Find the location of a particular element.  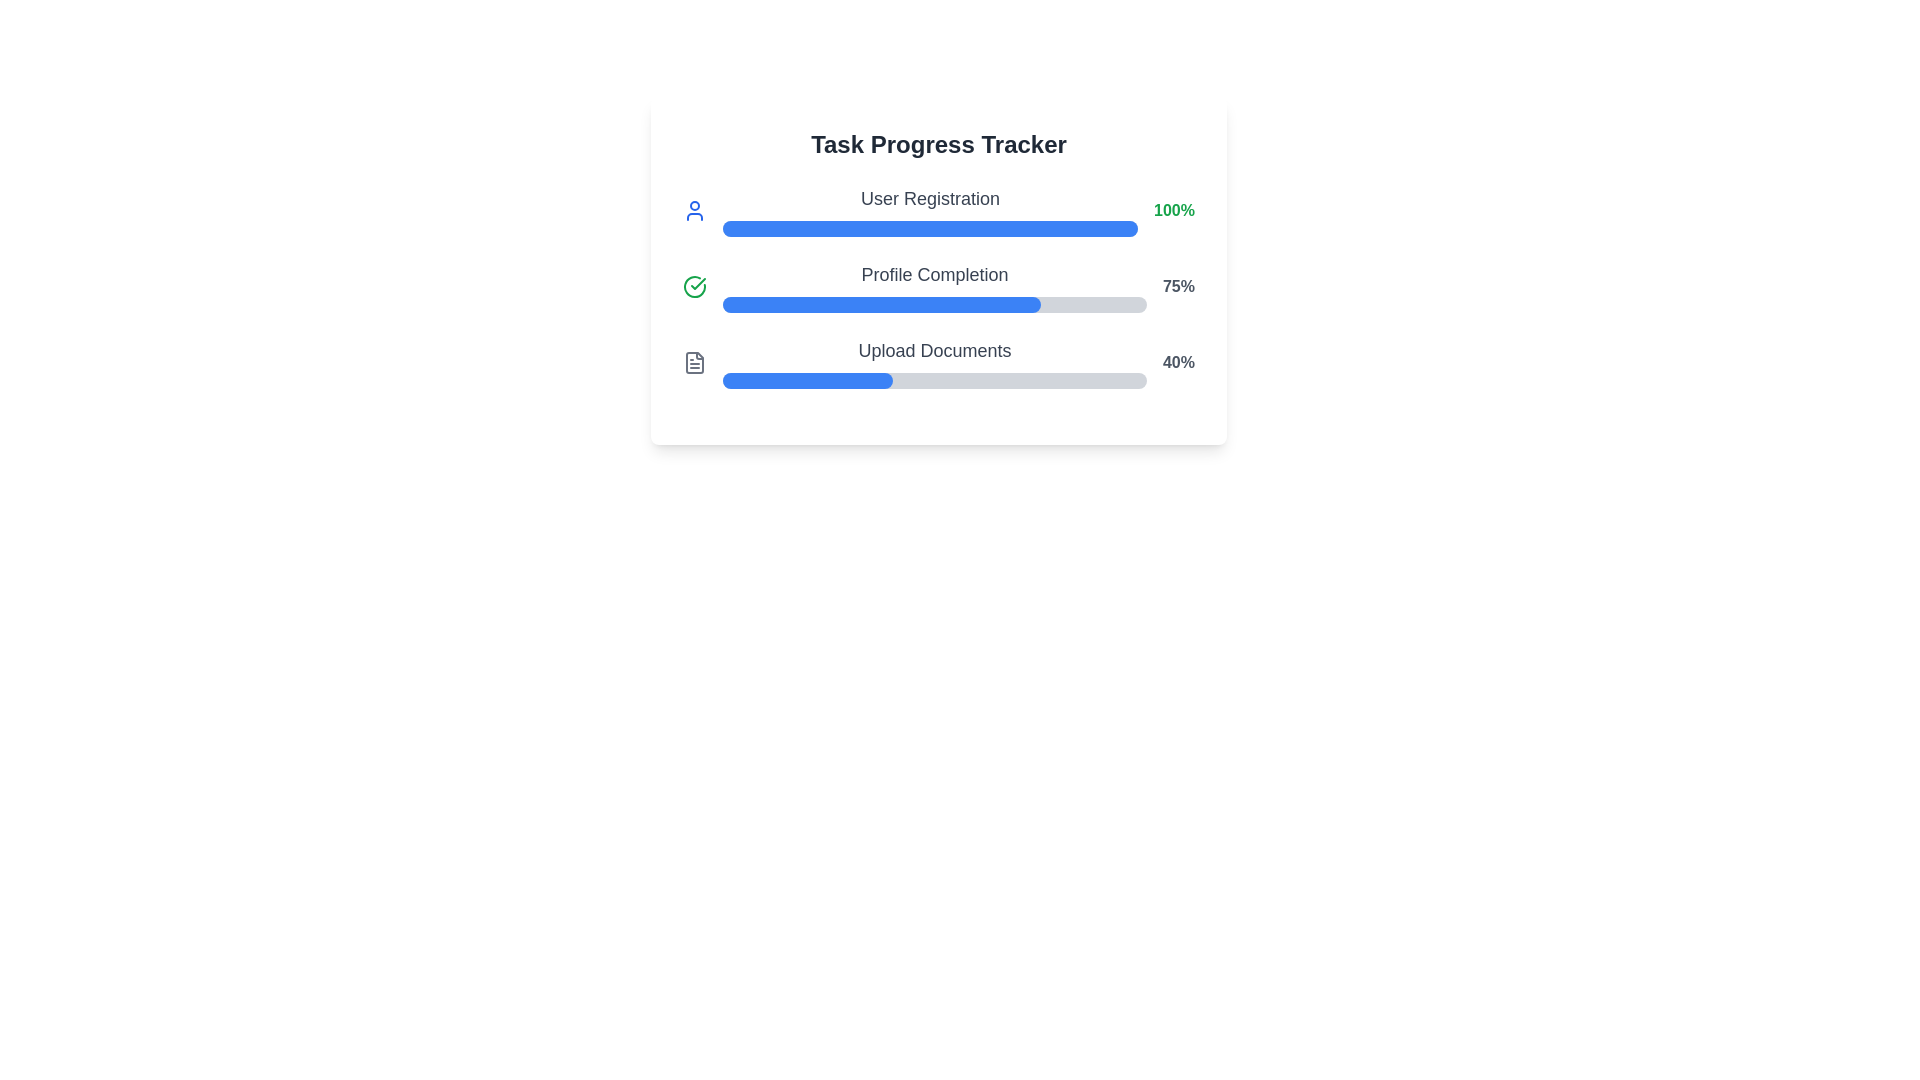

the second progress bar in the main content area that indicates the 'Profile Completion' task progress is located at coordinates (938, 286).